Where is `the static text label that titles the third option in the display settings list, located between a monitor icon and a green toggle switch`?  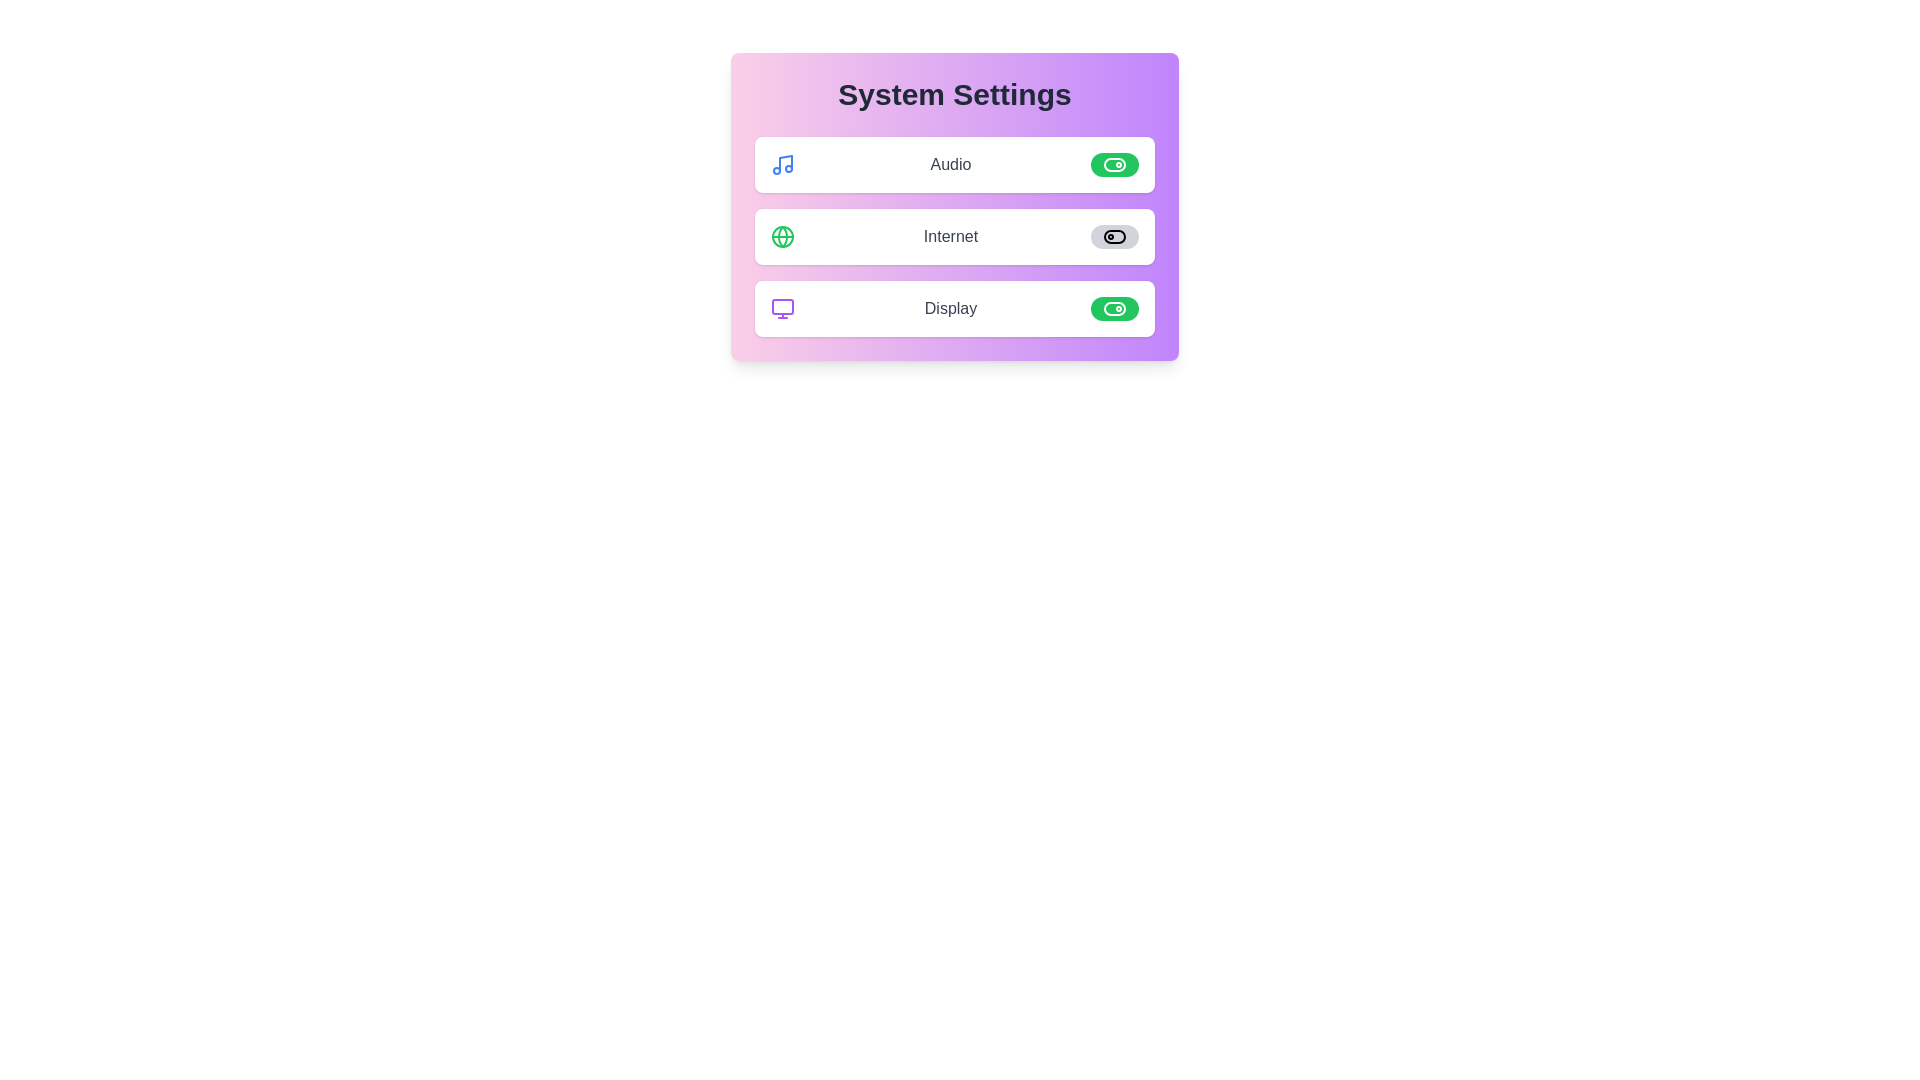
the static text label that titles the third option in the display settings list, located between a monitor icon and a green toggle switch is located at coordinates (949, 308).